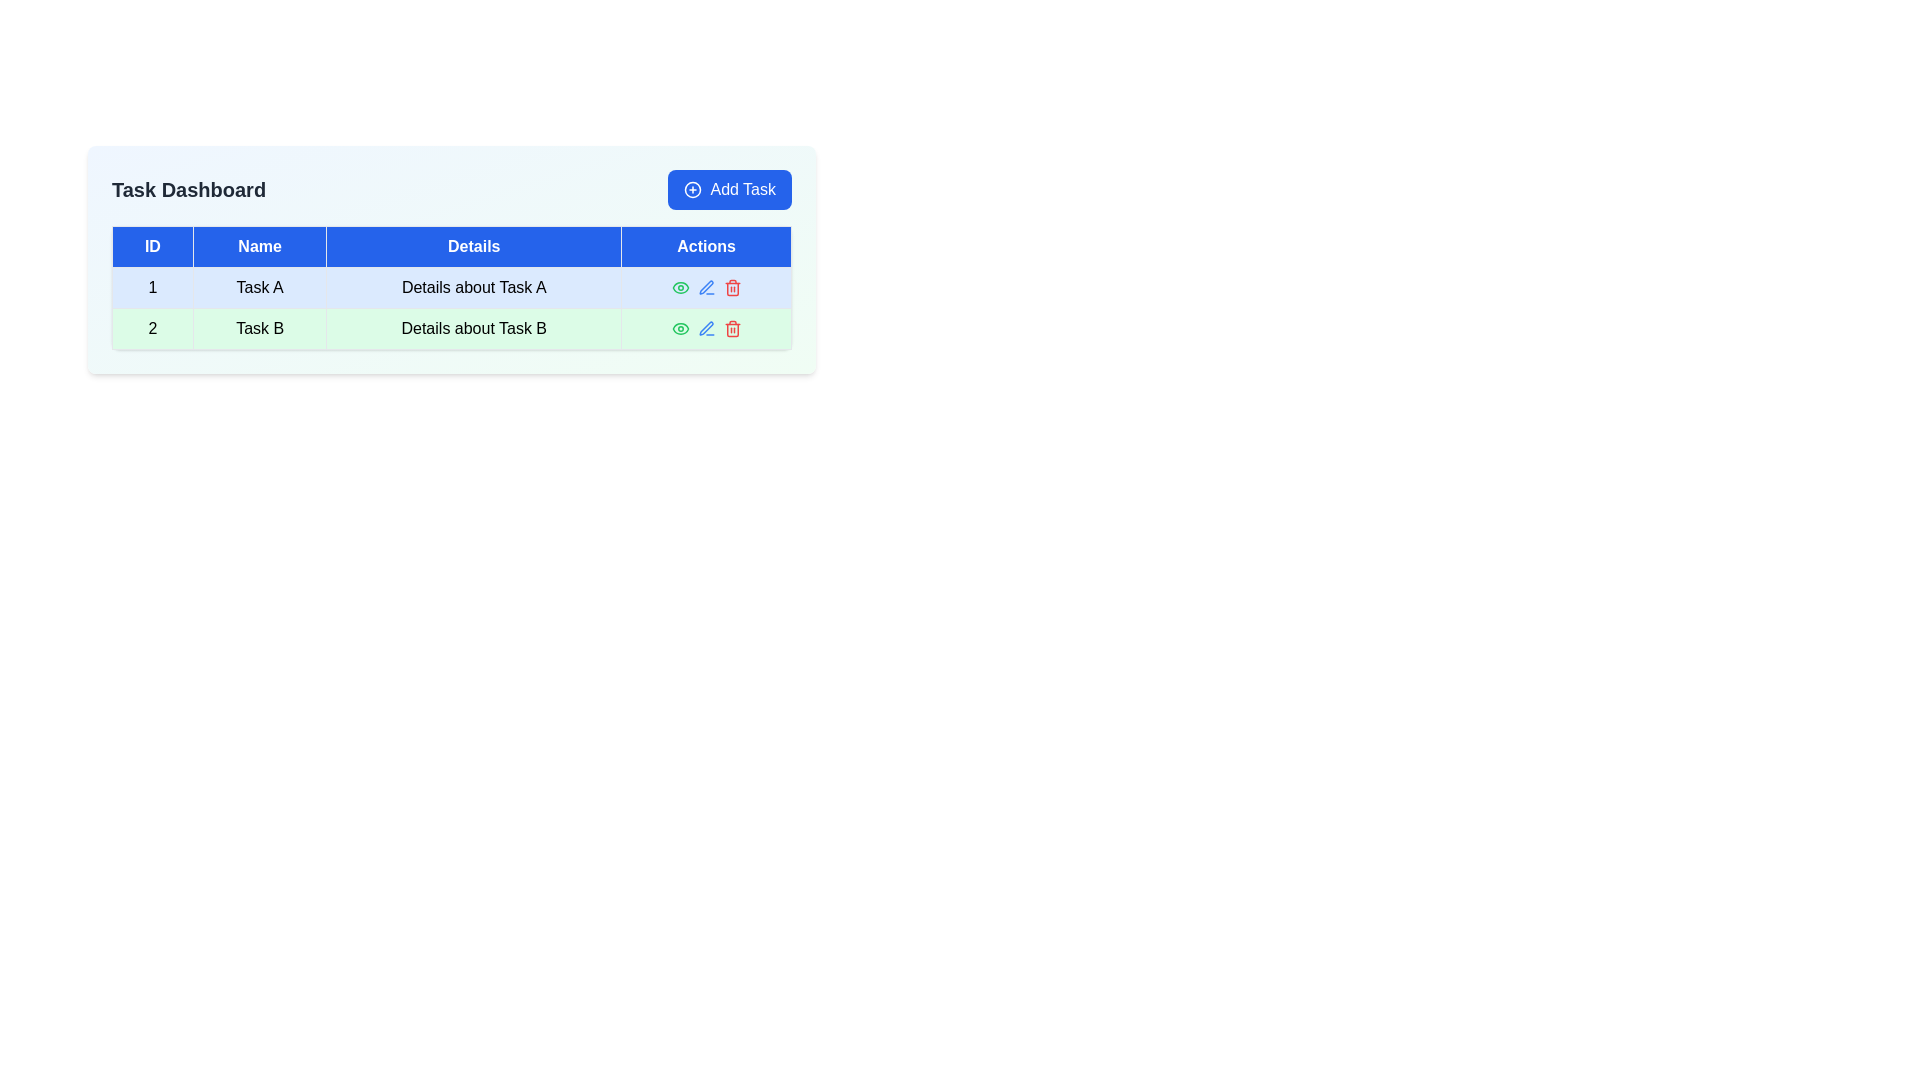 Image resolution: width=1920 pixels, height=1080 pixels. I want to click on a cell in the table with a white background and blue header row, so click(450, 288).